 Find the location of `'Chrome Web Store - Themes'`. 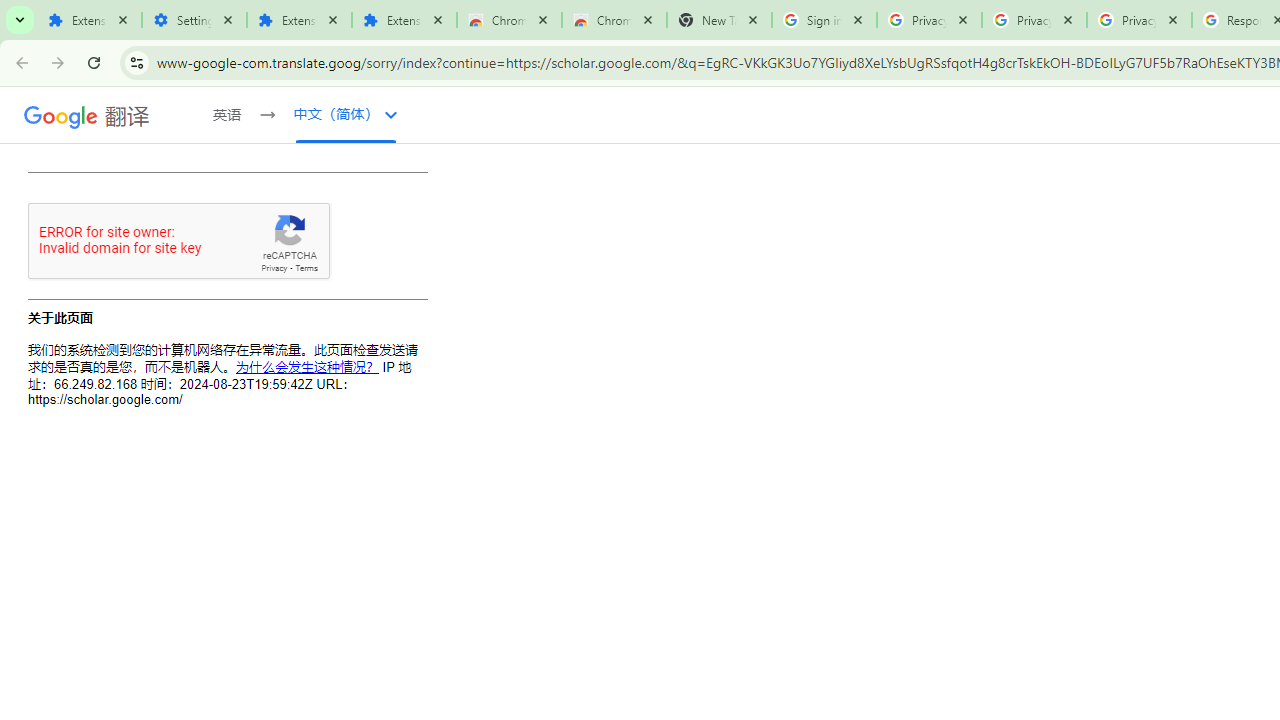

'Chrome Web Store - Themes' is located at coordinates (613, 20).